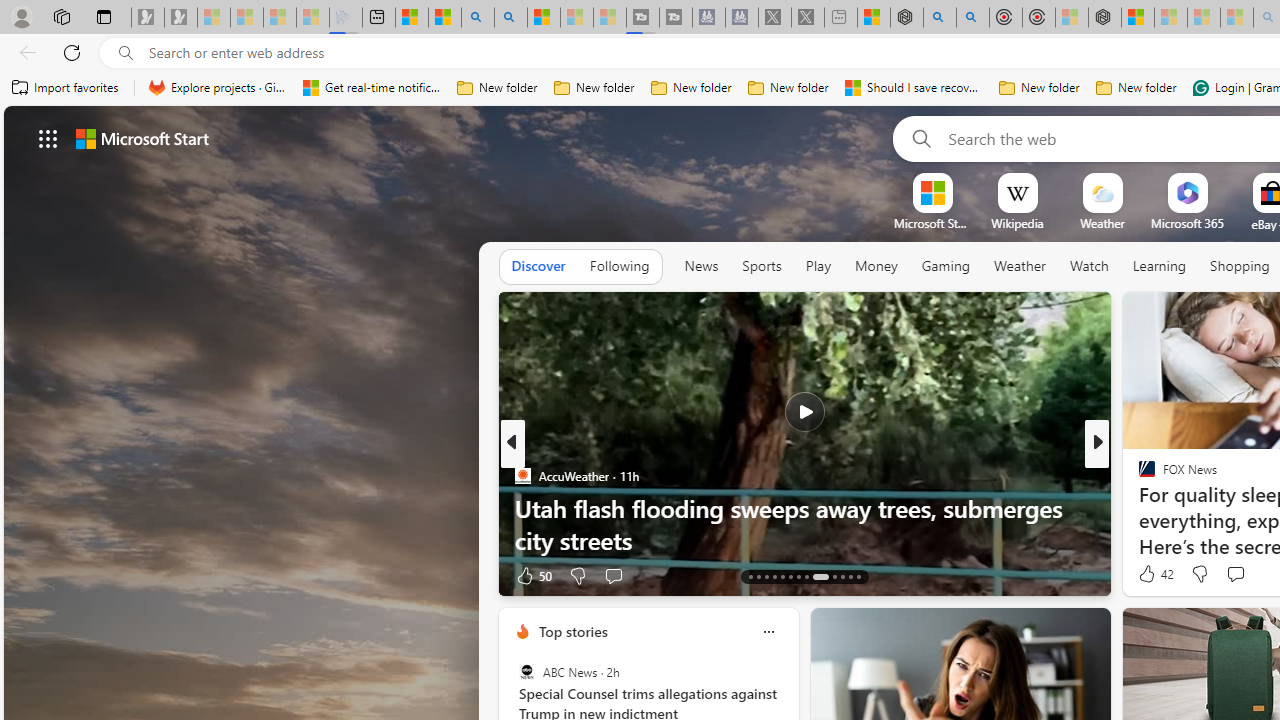 The height and width of the screenshot is (720, 1280). What do you see at coordinates (973, 17) in the screenshot?
I see `'poe ++ standard - Search'` at bounding box center [973, 17].